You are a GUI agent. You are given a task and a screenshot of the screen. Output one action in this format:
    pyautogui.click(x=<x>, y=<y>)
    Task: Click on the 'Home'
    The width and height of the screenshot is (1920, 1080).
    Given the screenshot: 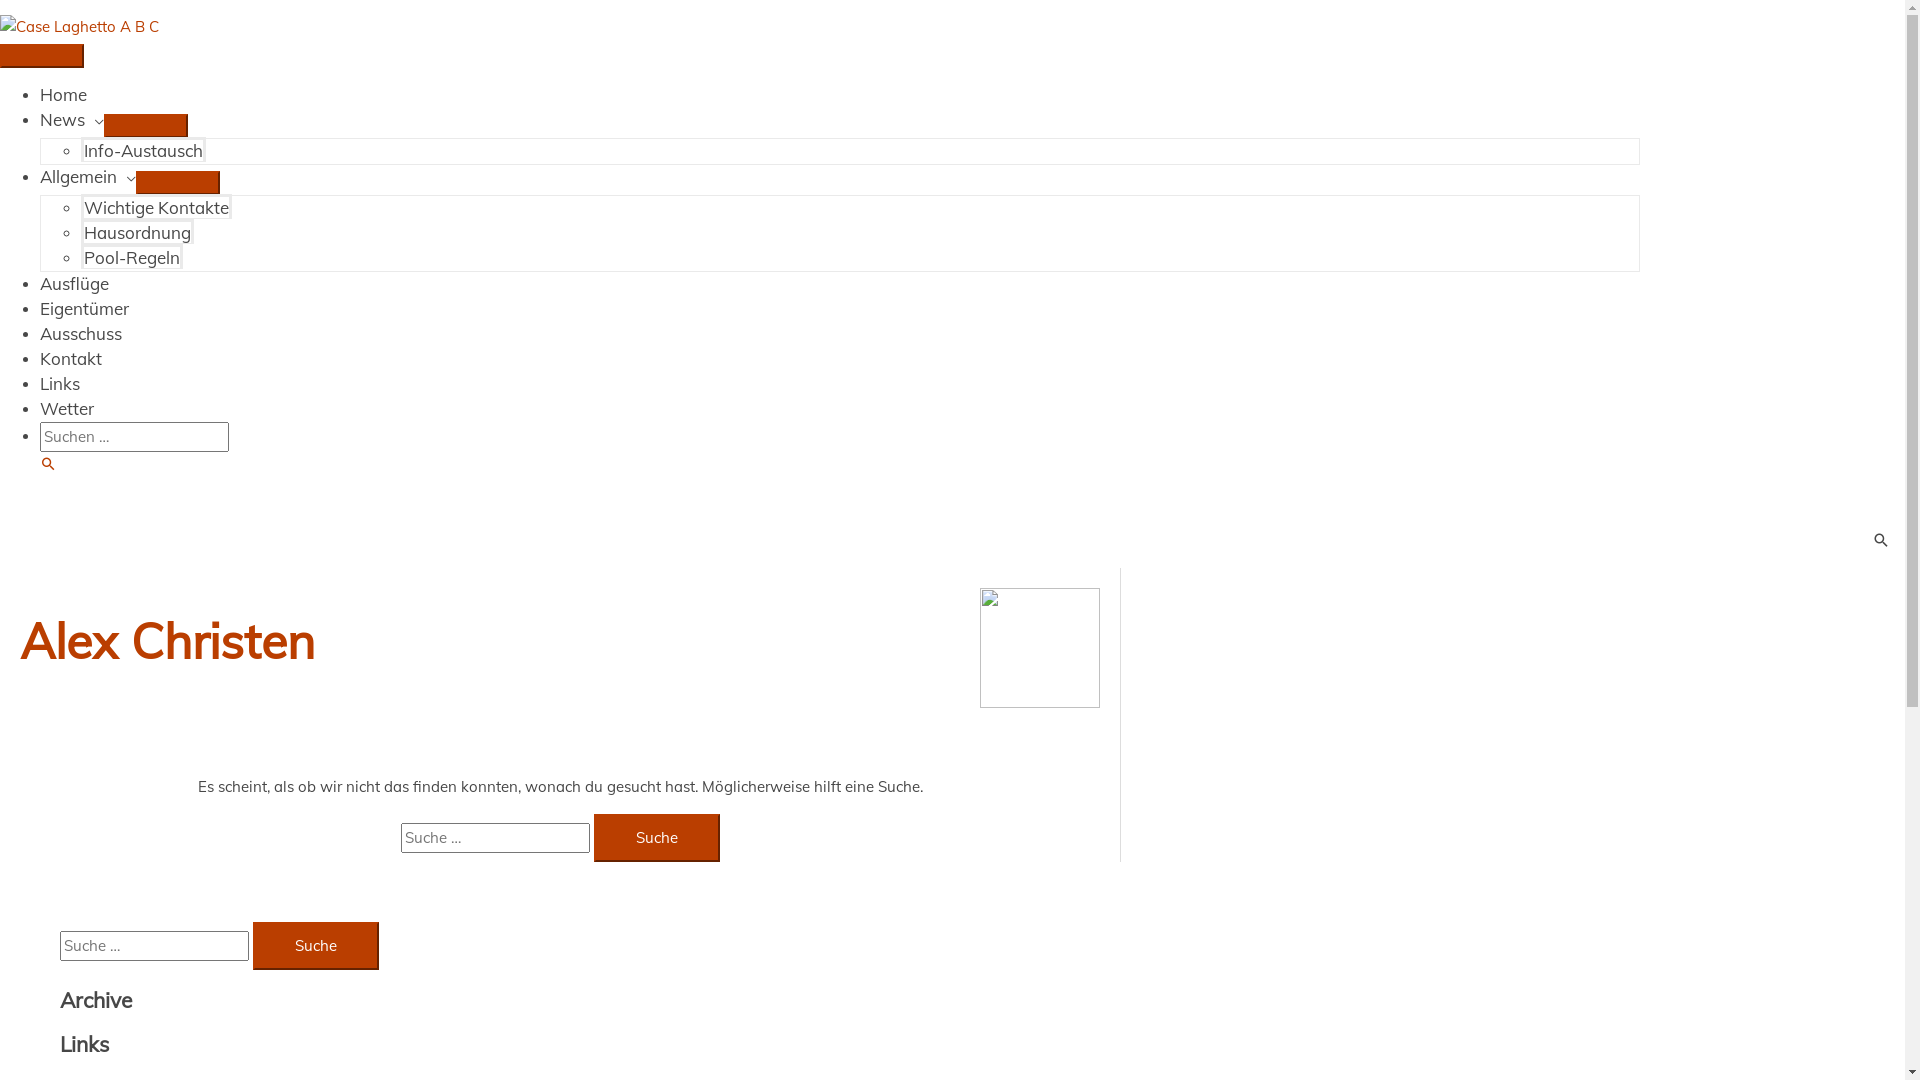 What is the action you would take?
    pyautogui.click(x=39, y=94)
    